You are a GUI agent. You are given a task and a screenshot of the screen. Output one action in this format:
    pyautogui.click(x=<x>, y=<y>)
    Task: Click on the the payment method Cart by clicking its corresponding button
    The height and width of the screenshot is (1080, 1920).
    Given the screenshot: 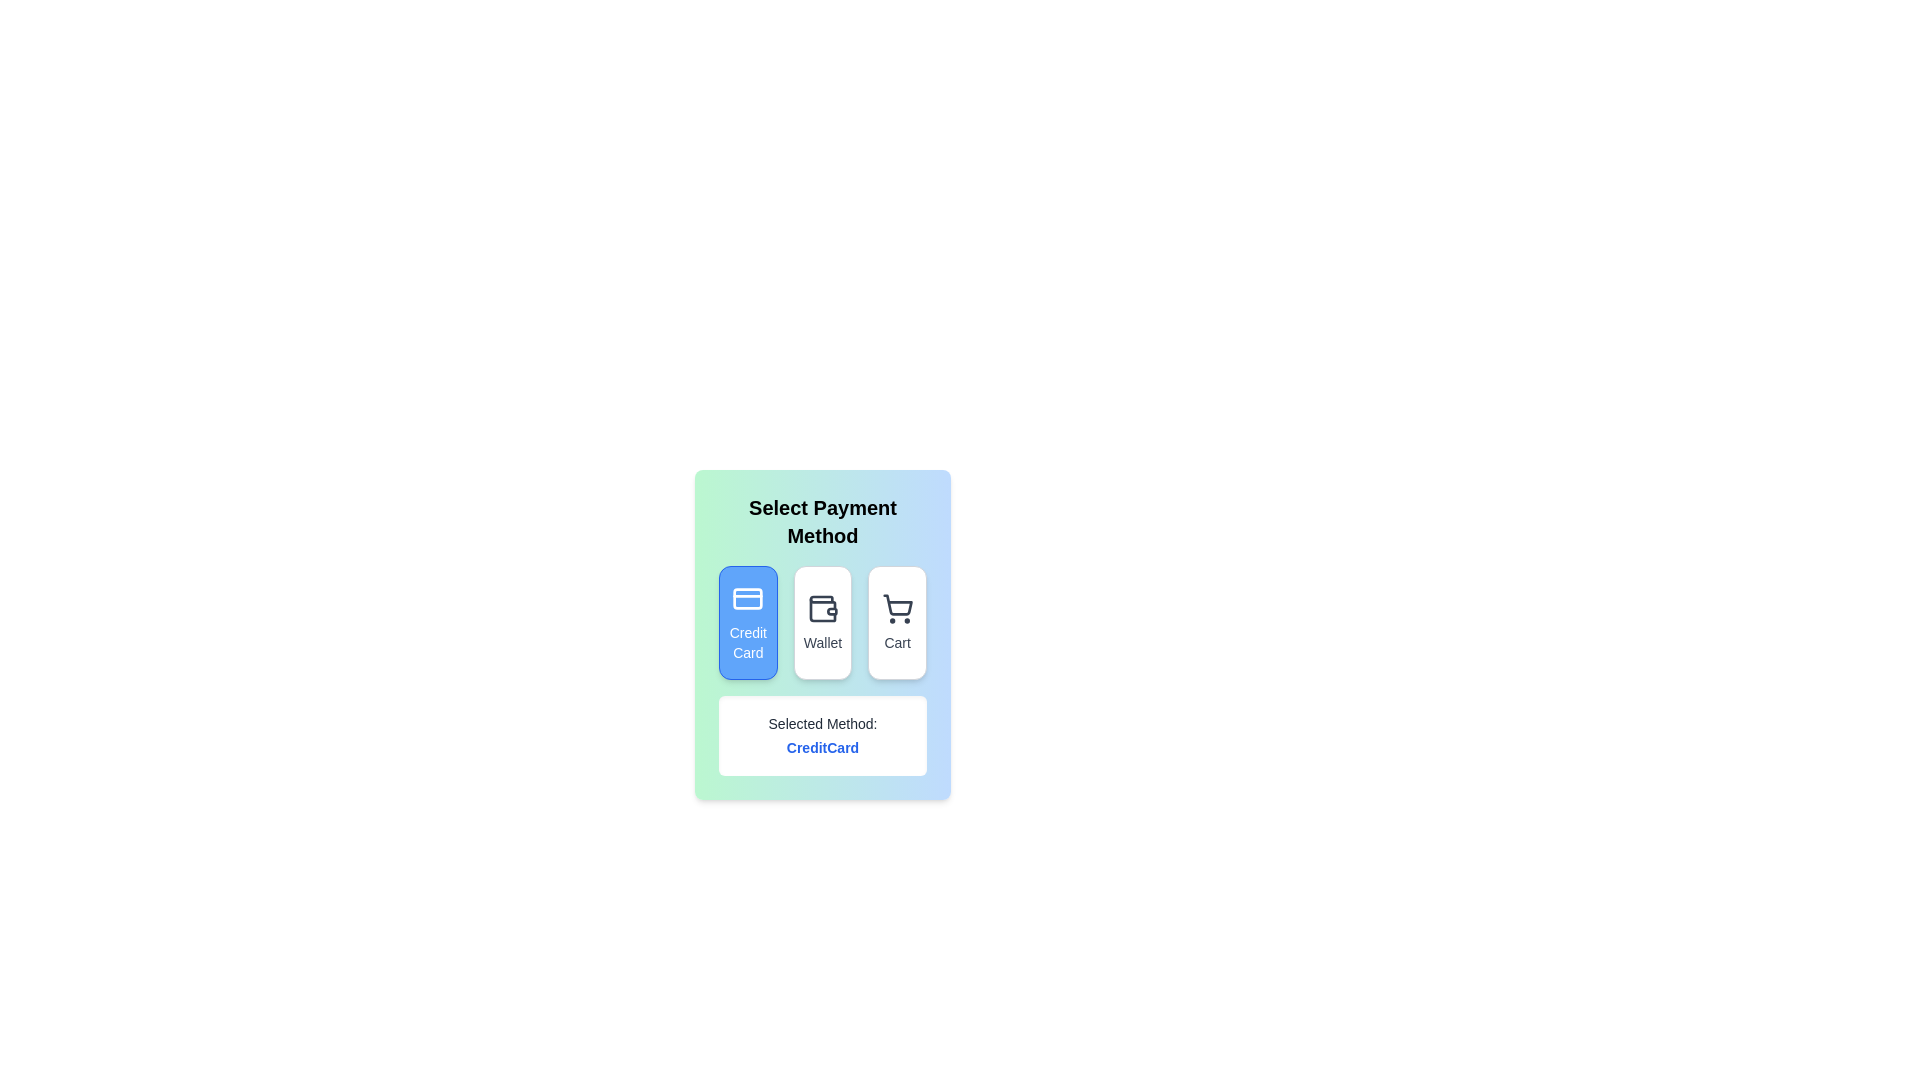 What is the action you would take?
    pyautogui.click(x=896, y=622)
    